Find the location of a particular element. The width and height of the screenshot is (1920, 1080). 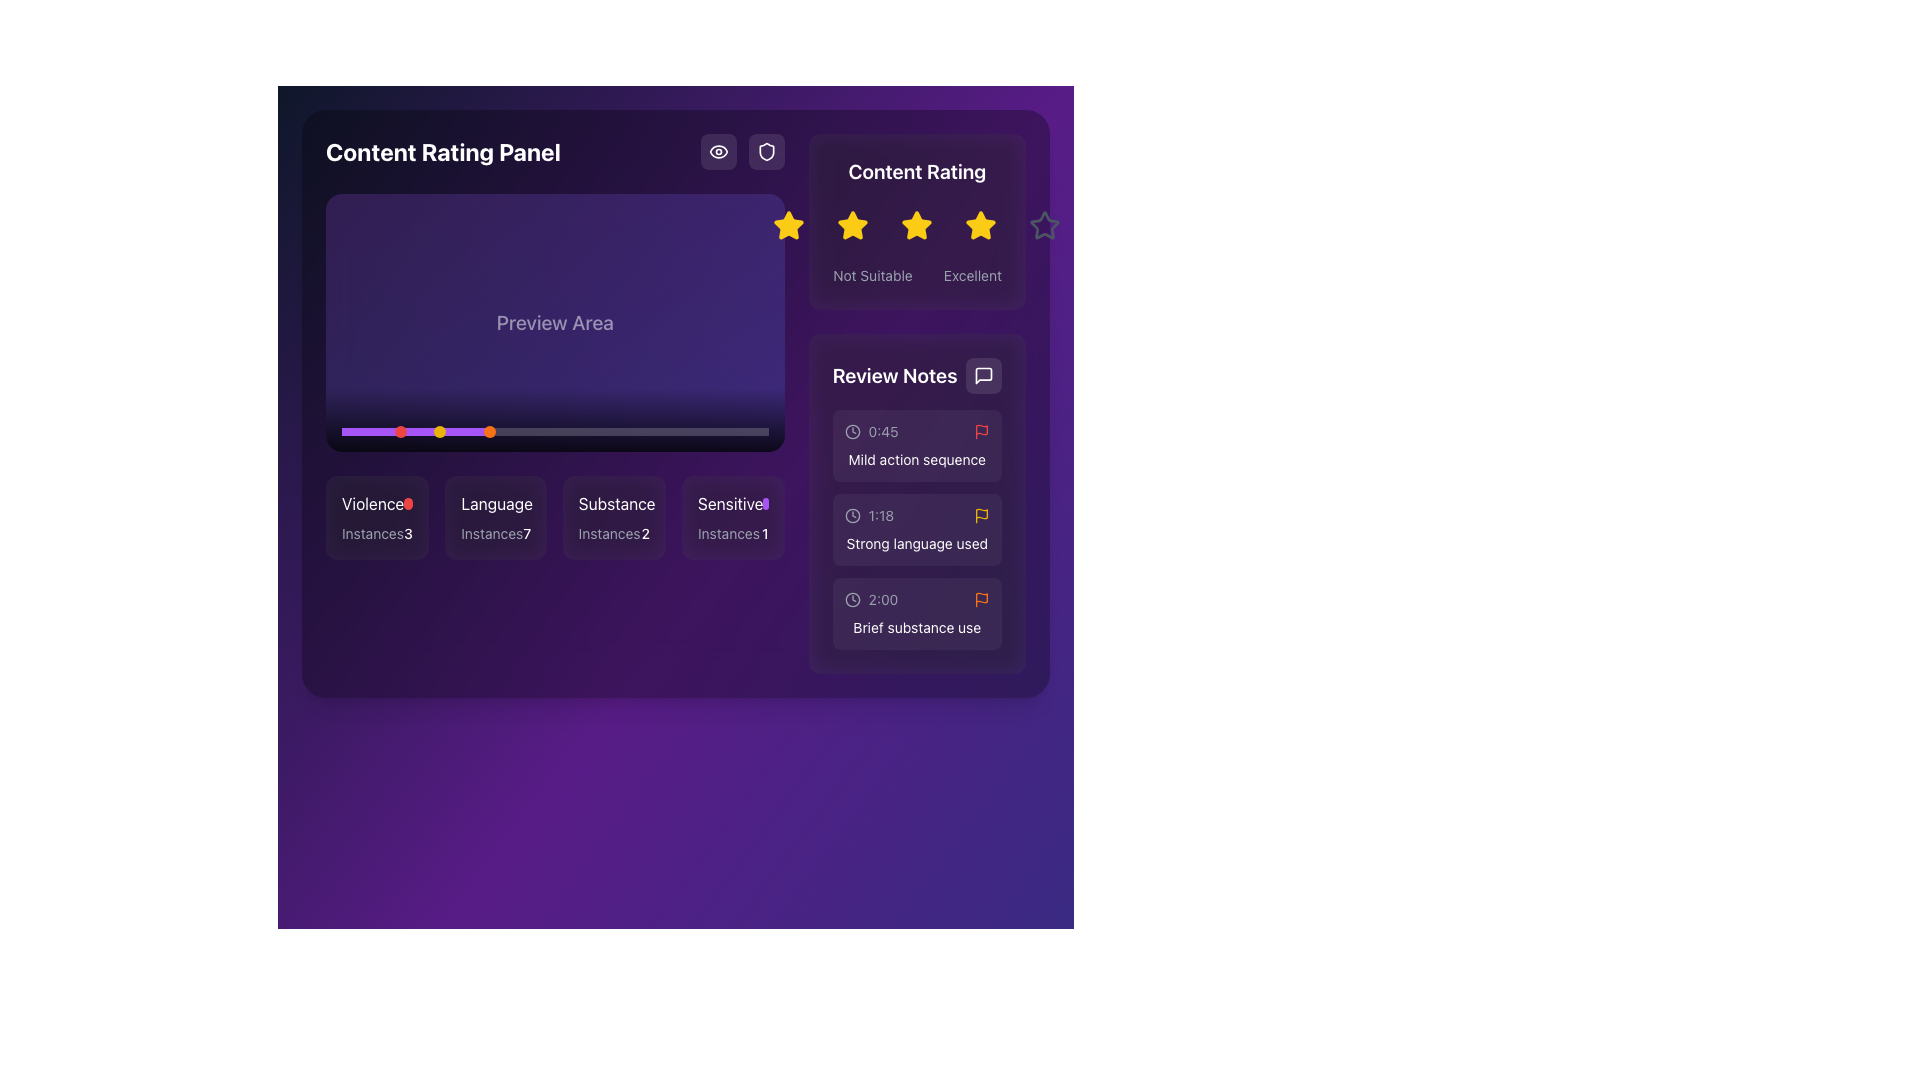

the first marker dot on the progress bar, which indicates a specific event or marker related to the content being analyzed is located at coordinates (400, 431).